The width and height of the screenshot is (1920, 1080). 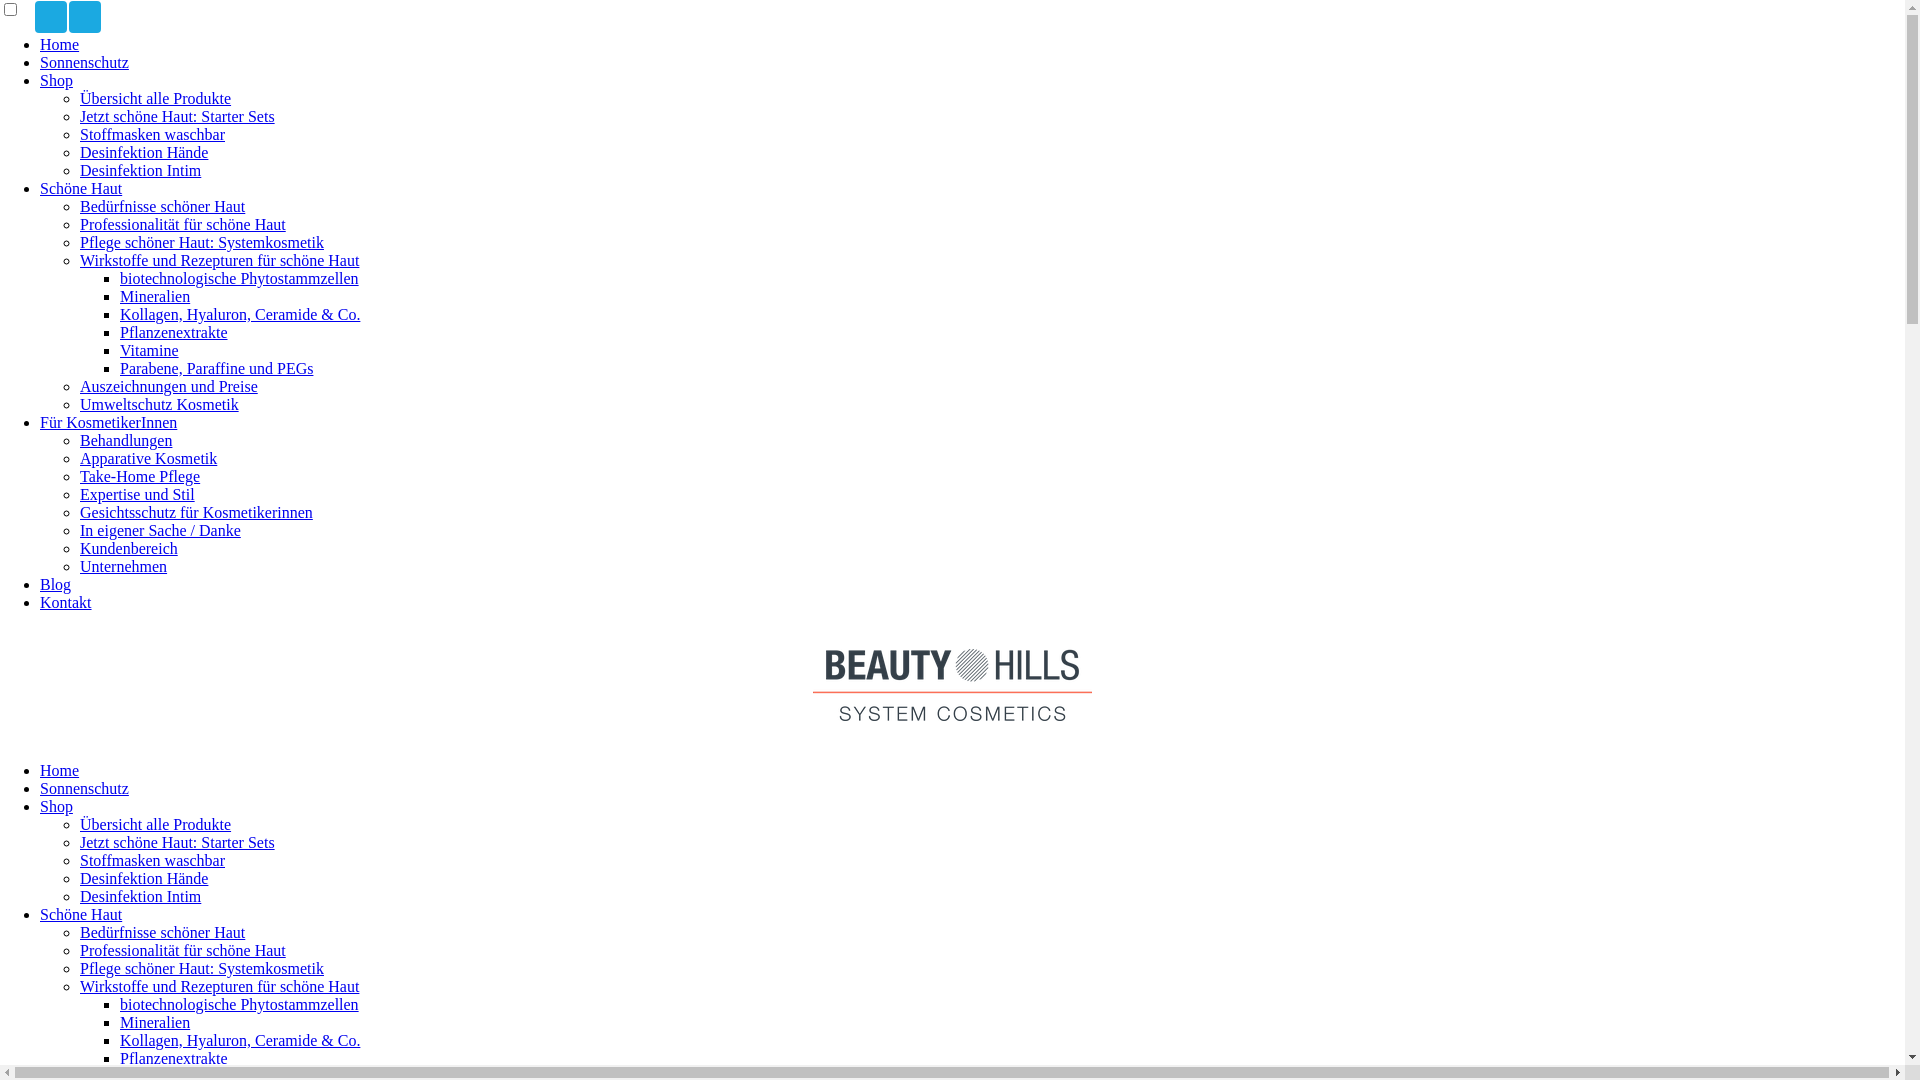 What do you see at coordinates (83, 61) in the screenshot?
I see `'Sonnenschutz'` at bounding box center [83, 61].